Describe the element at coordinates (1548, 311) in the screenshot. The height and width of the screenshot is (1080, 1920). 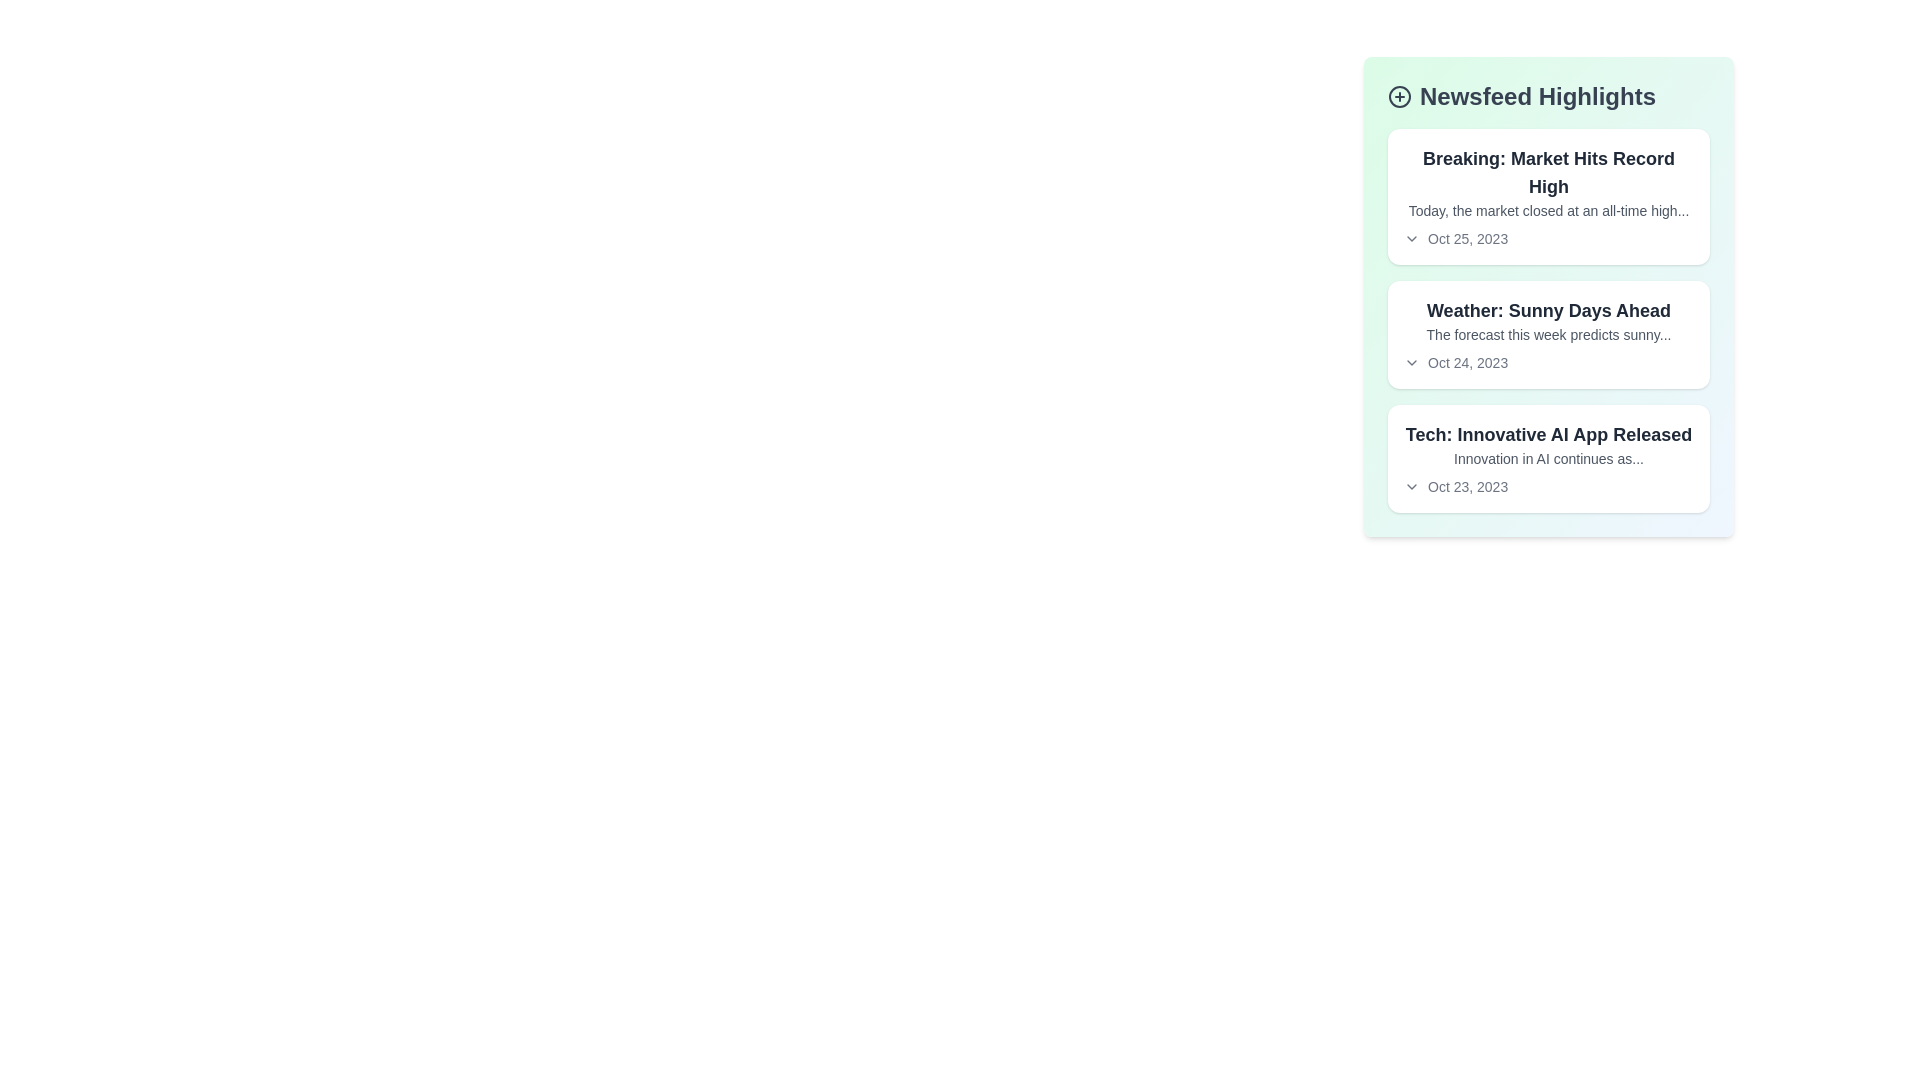
I see `the text of the article titled 'Weather: Sunny Days Ahead'` at that location.